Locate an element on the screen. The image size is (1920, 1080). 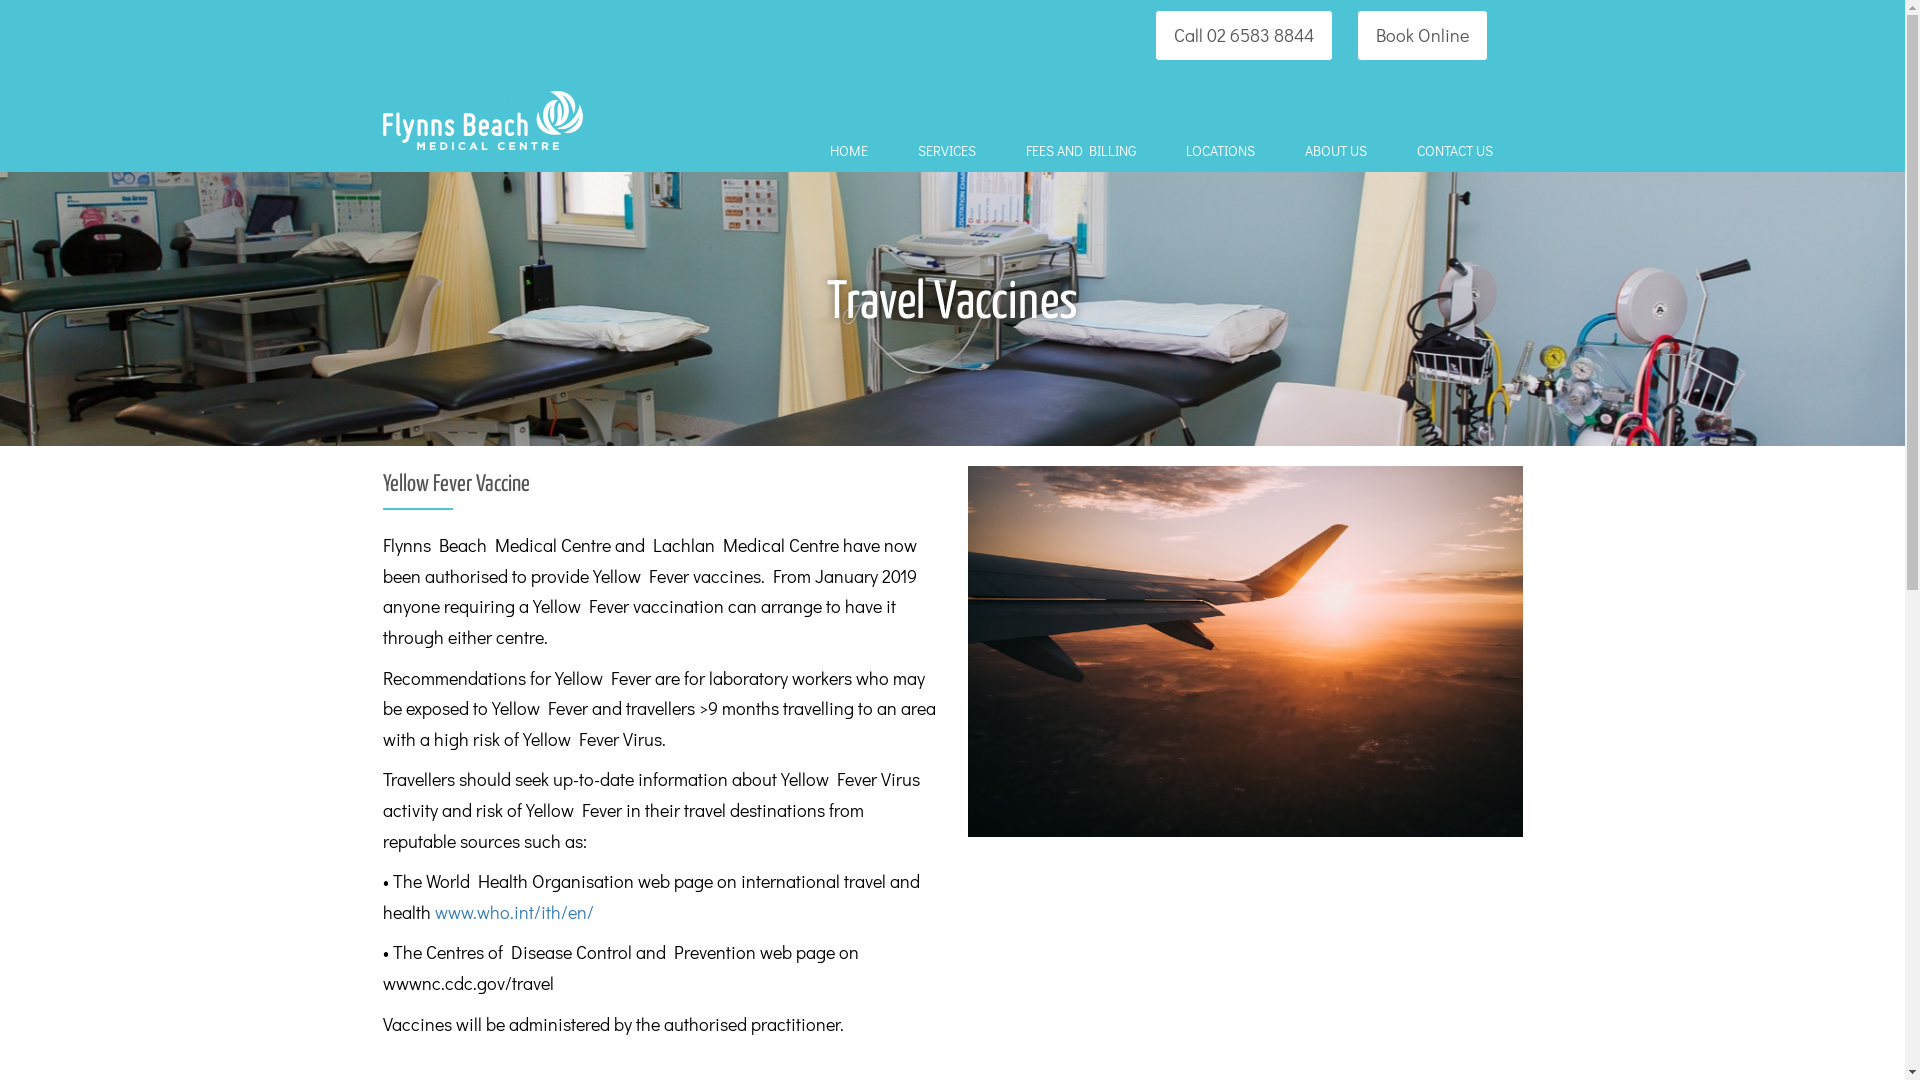
'Call 02 6583 8844' is located at coordinates (1242, 35).